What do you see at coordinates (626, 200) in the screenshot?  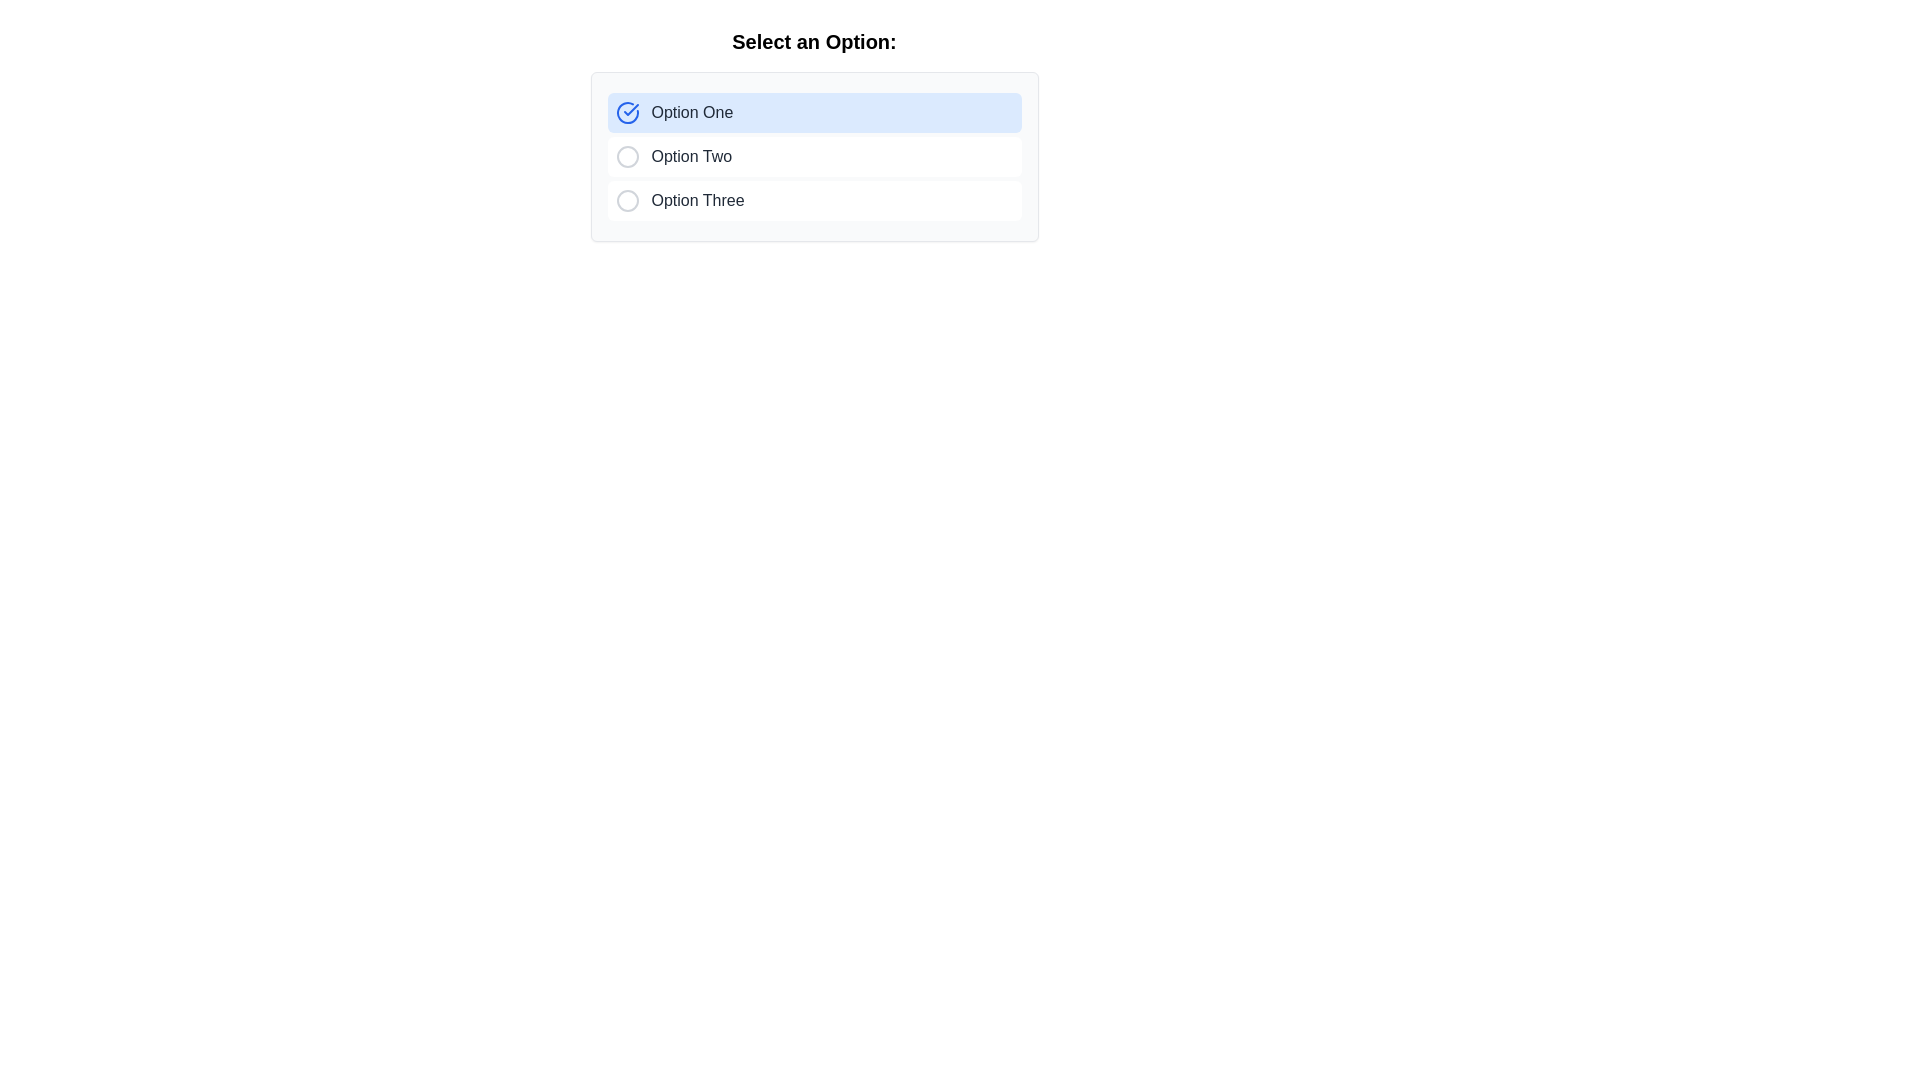 I see `the radio button icon with a thin gray outline located to the left of the text 'Option Three'` at bounding box center [626, 200].